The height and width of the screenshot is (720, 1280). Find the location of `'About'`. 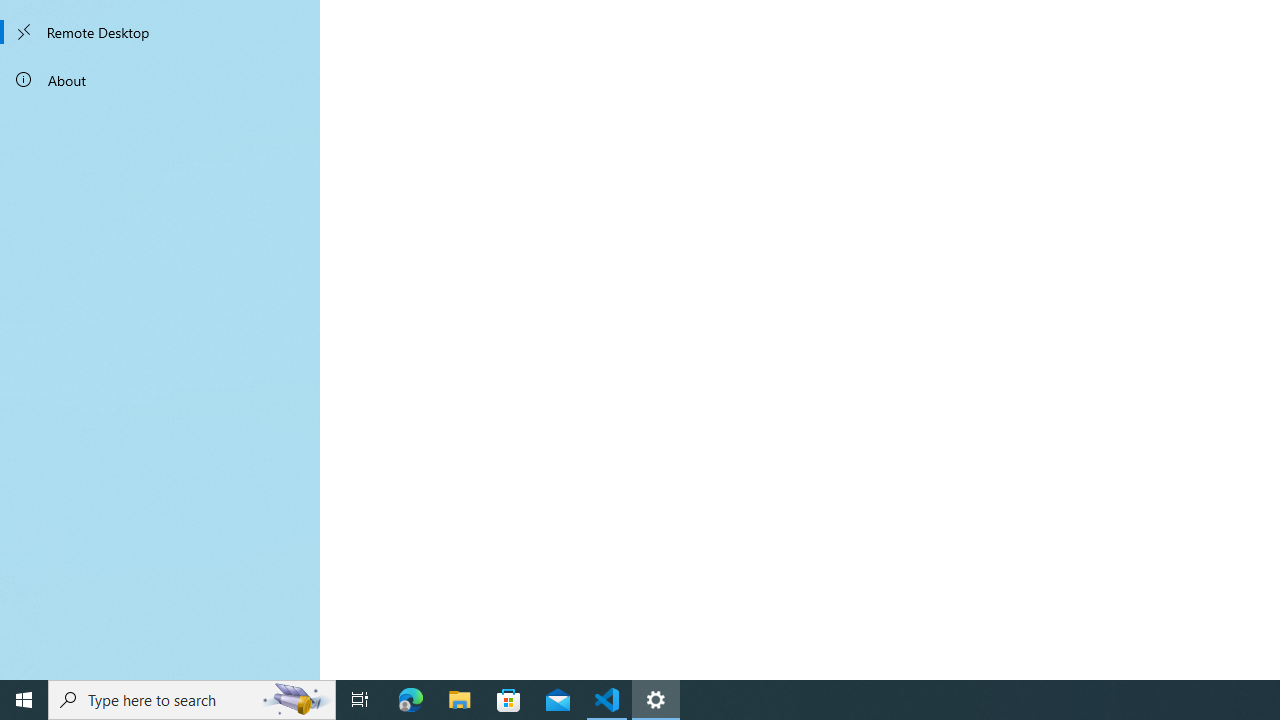

'About' is located at coordinates (160, 78).